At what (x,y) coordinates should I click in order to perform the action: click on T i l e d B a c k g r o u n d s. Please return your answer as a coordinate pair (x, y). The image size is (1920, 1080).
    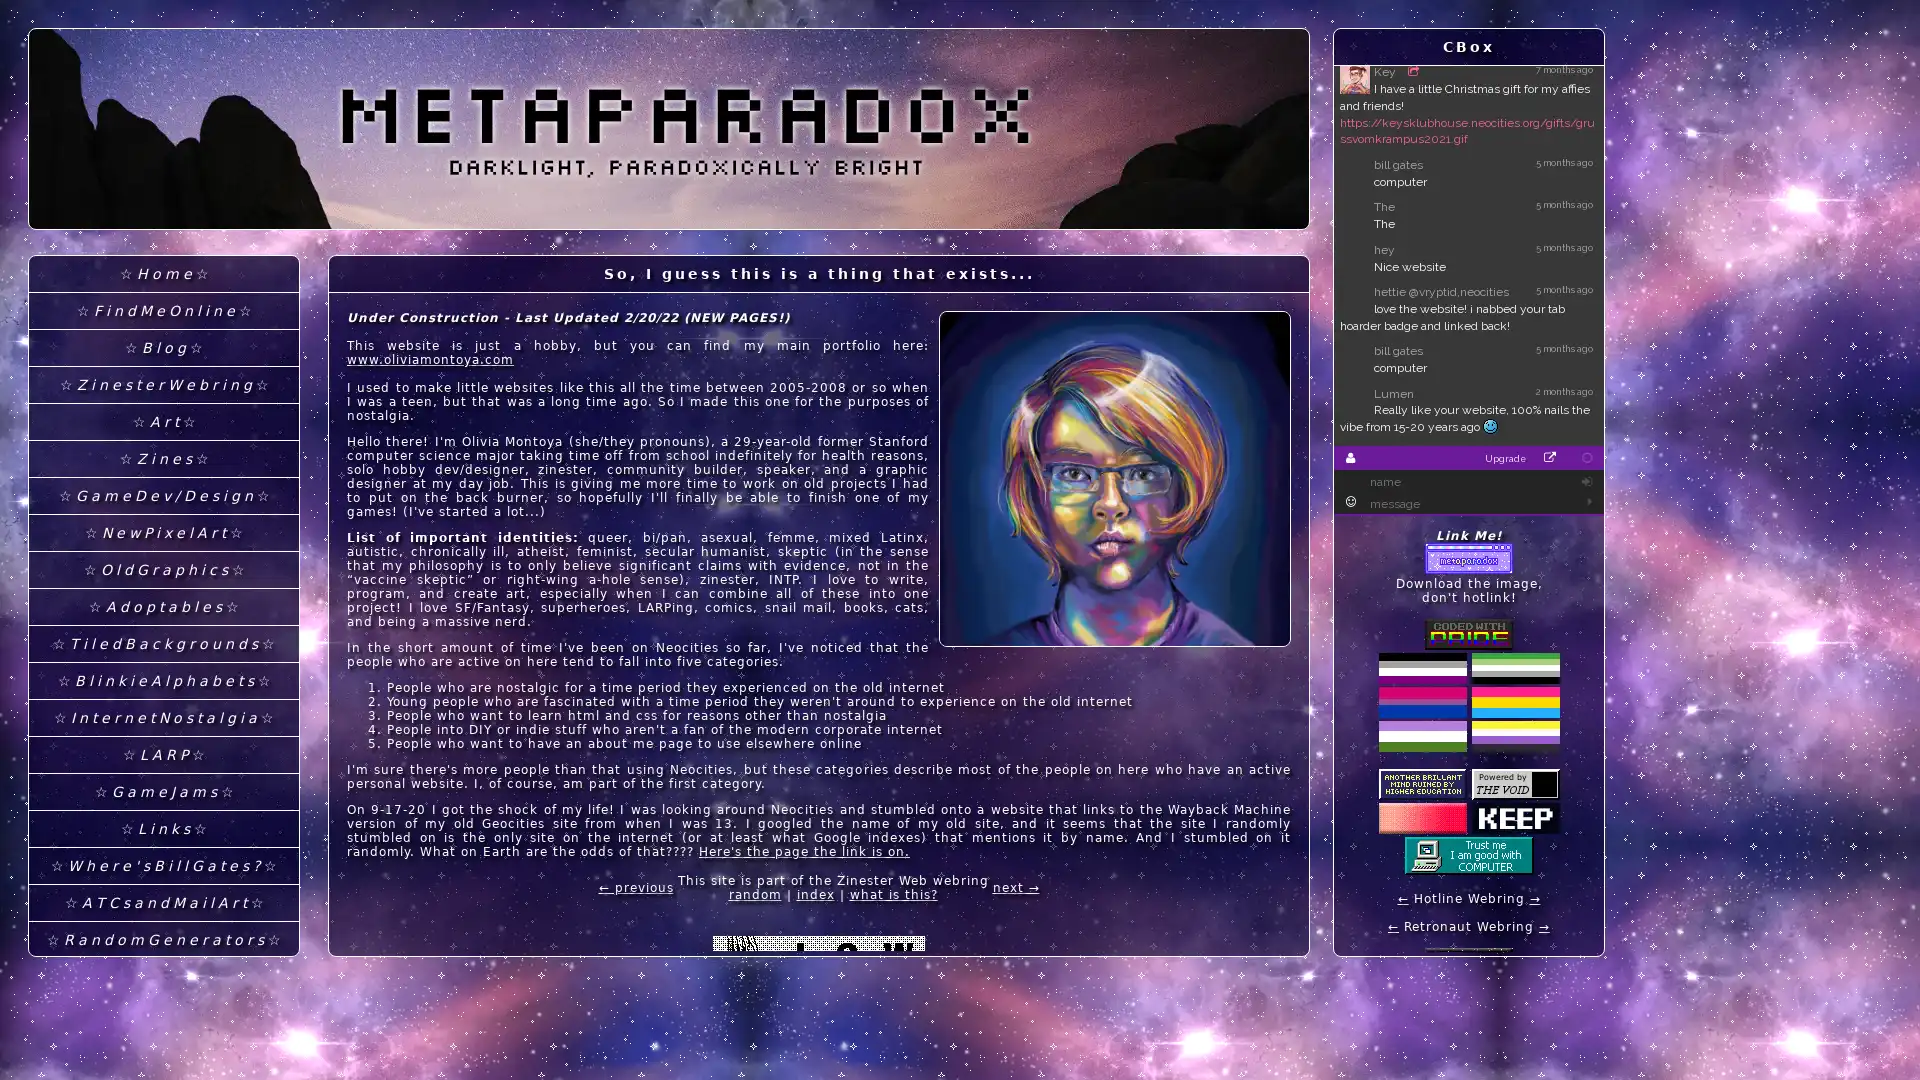
    Looking at the image, I should click on (163, 644).